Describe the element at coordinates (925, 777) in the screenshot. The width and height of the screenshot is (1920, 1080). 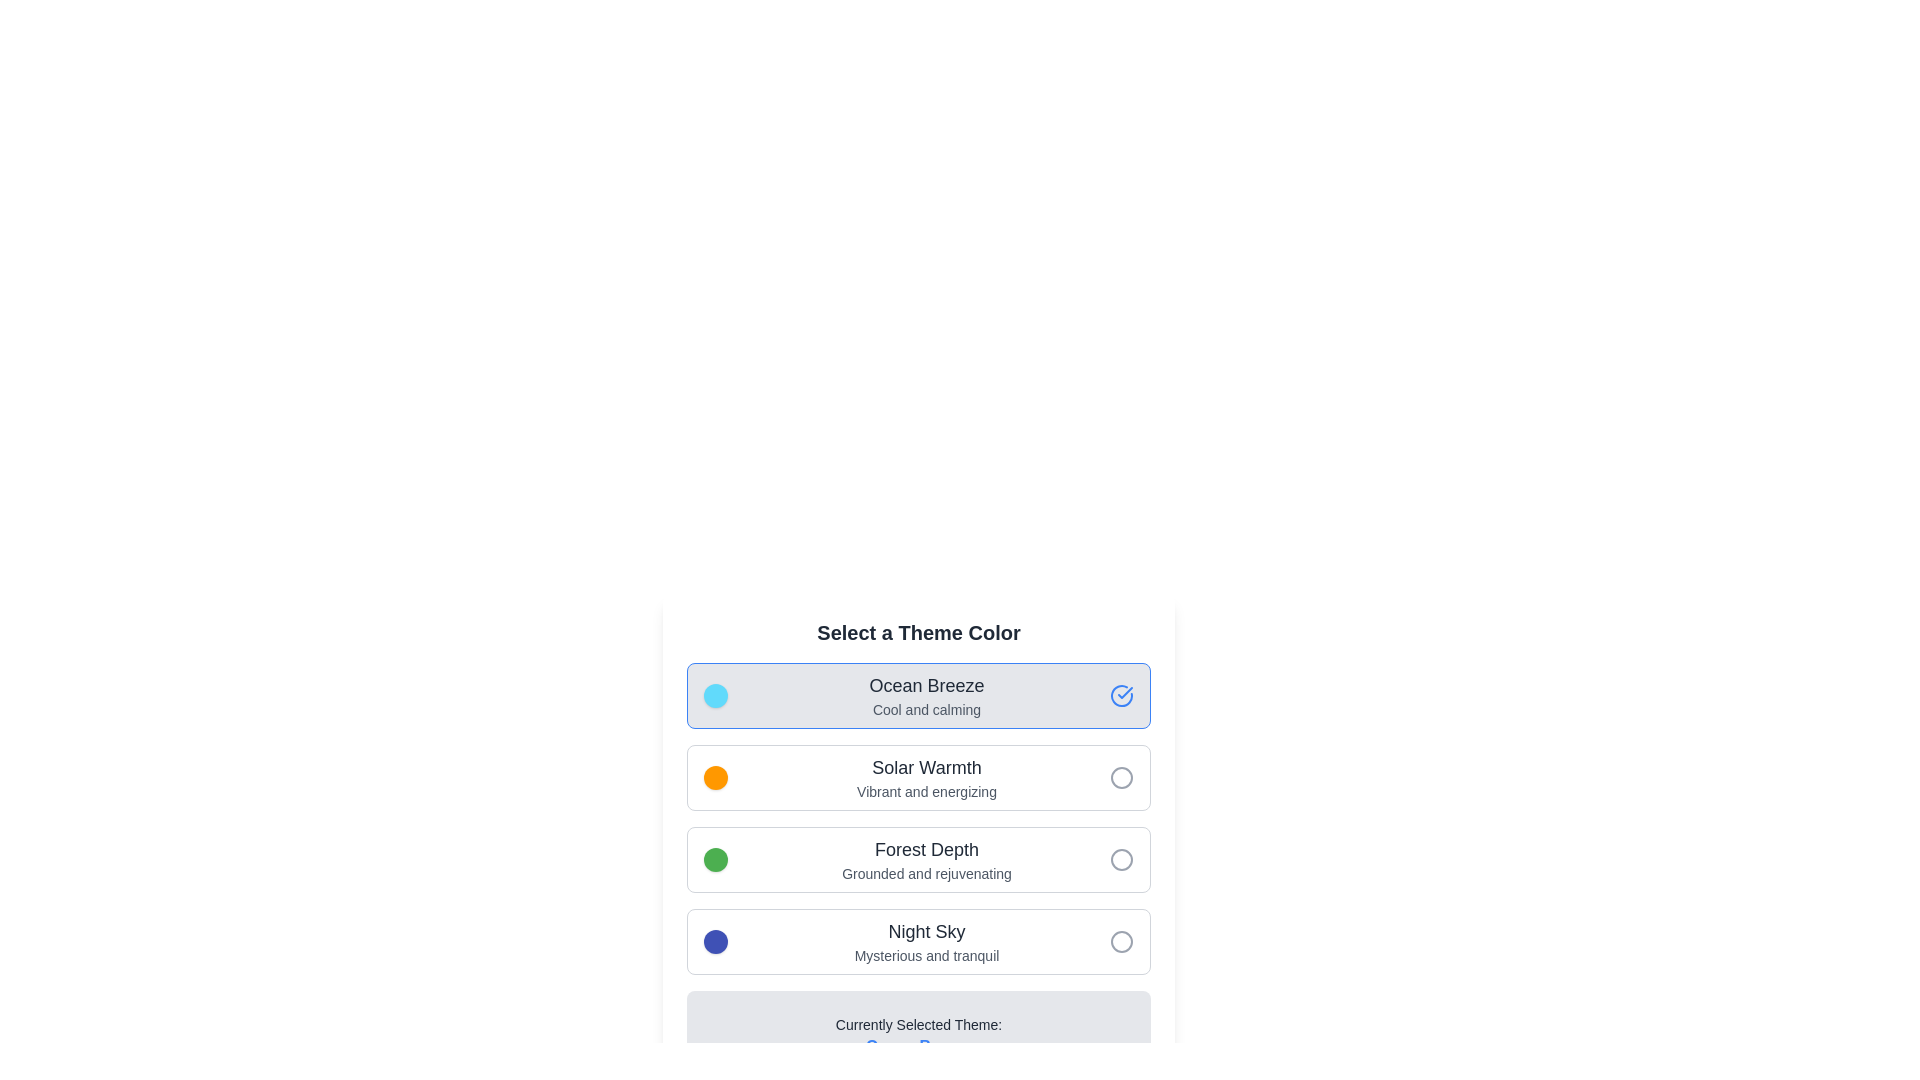
I see `the Text display block containing the title and subtitle for the 'Solar Warmth' theme, located in the second card of the vertical list of selectable theme options` at that location.